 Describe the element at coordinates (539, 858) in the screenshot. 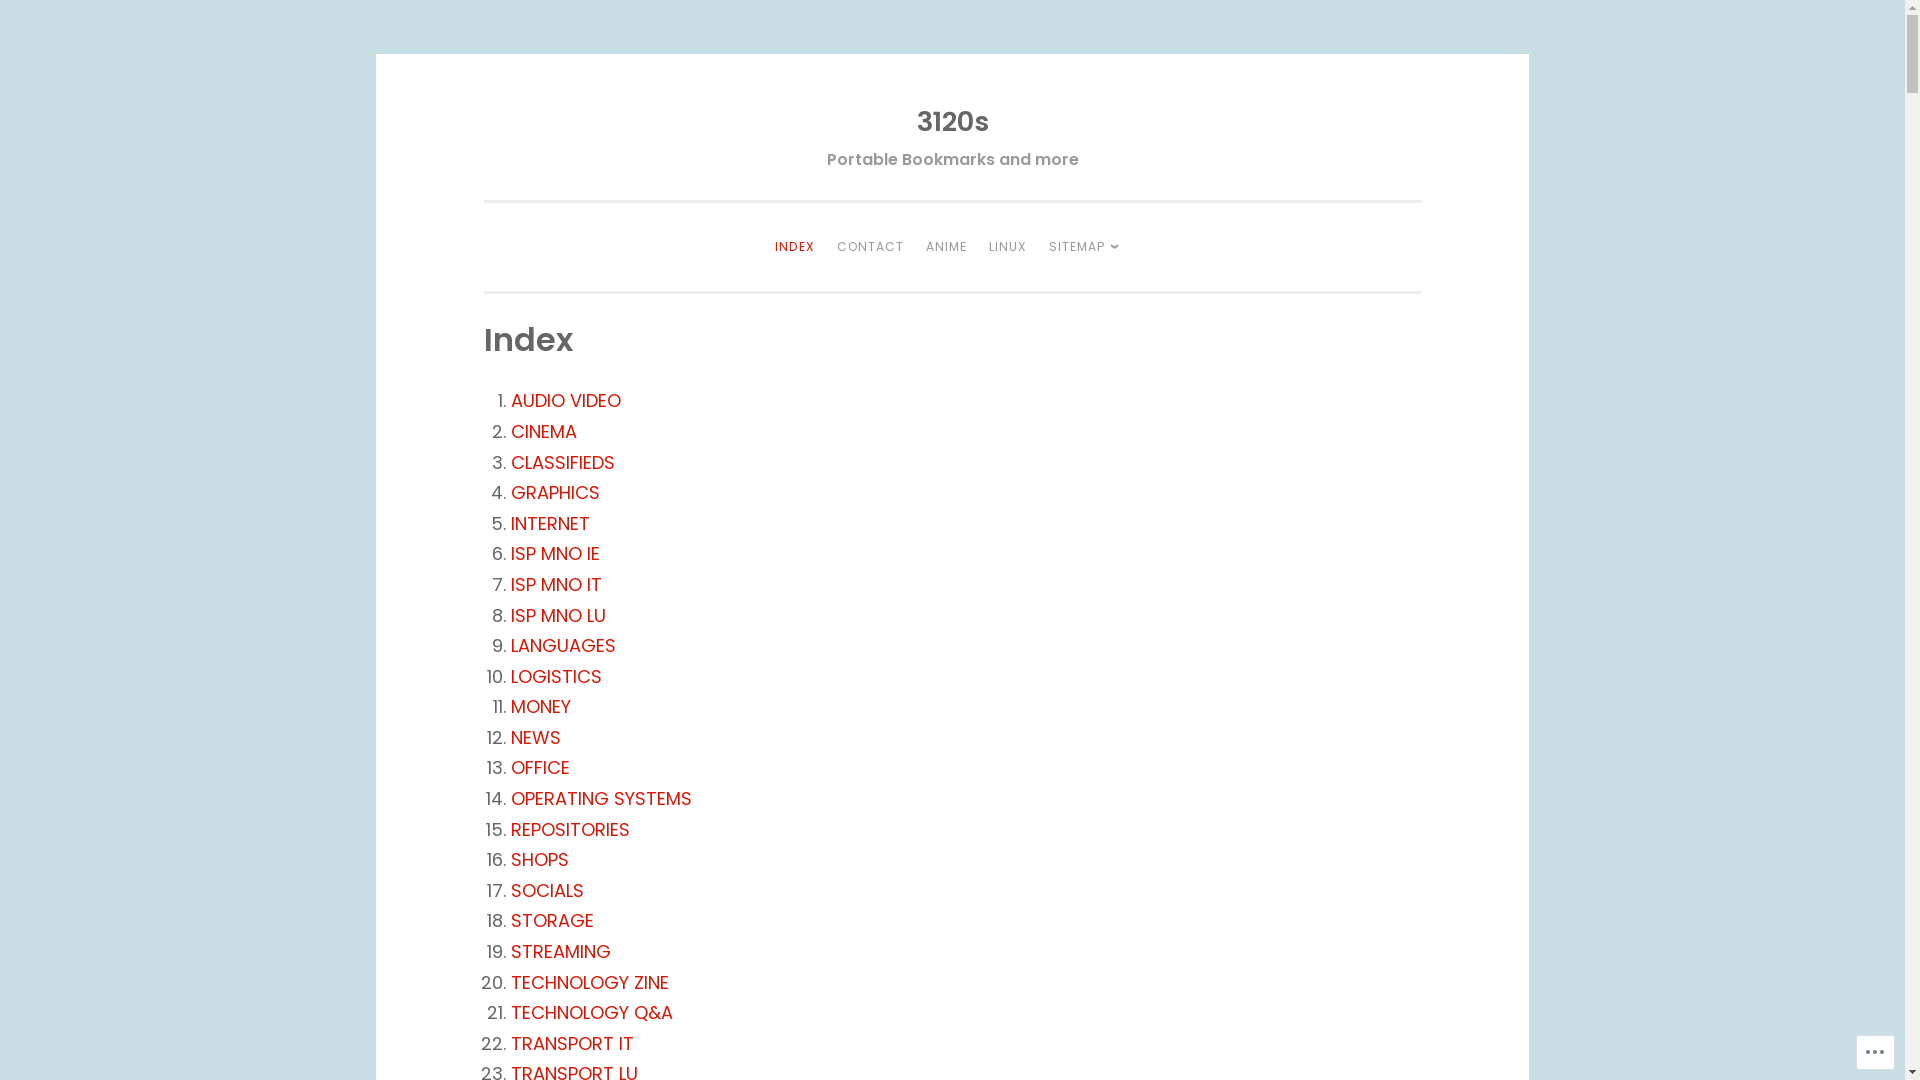

I see `'SHOPS'` at that location.